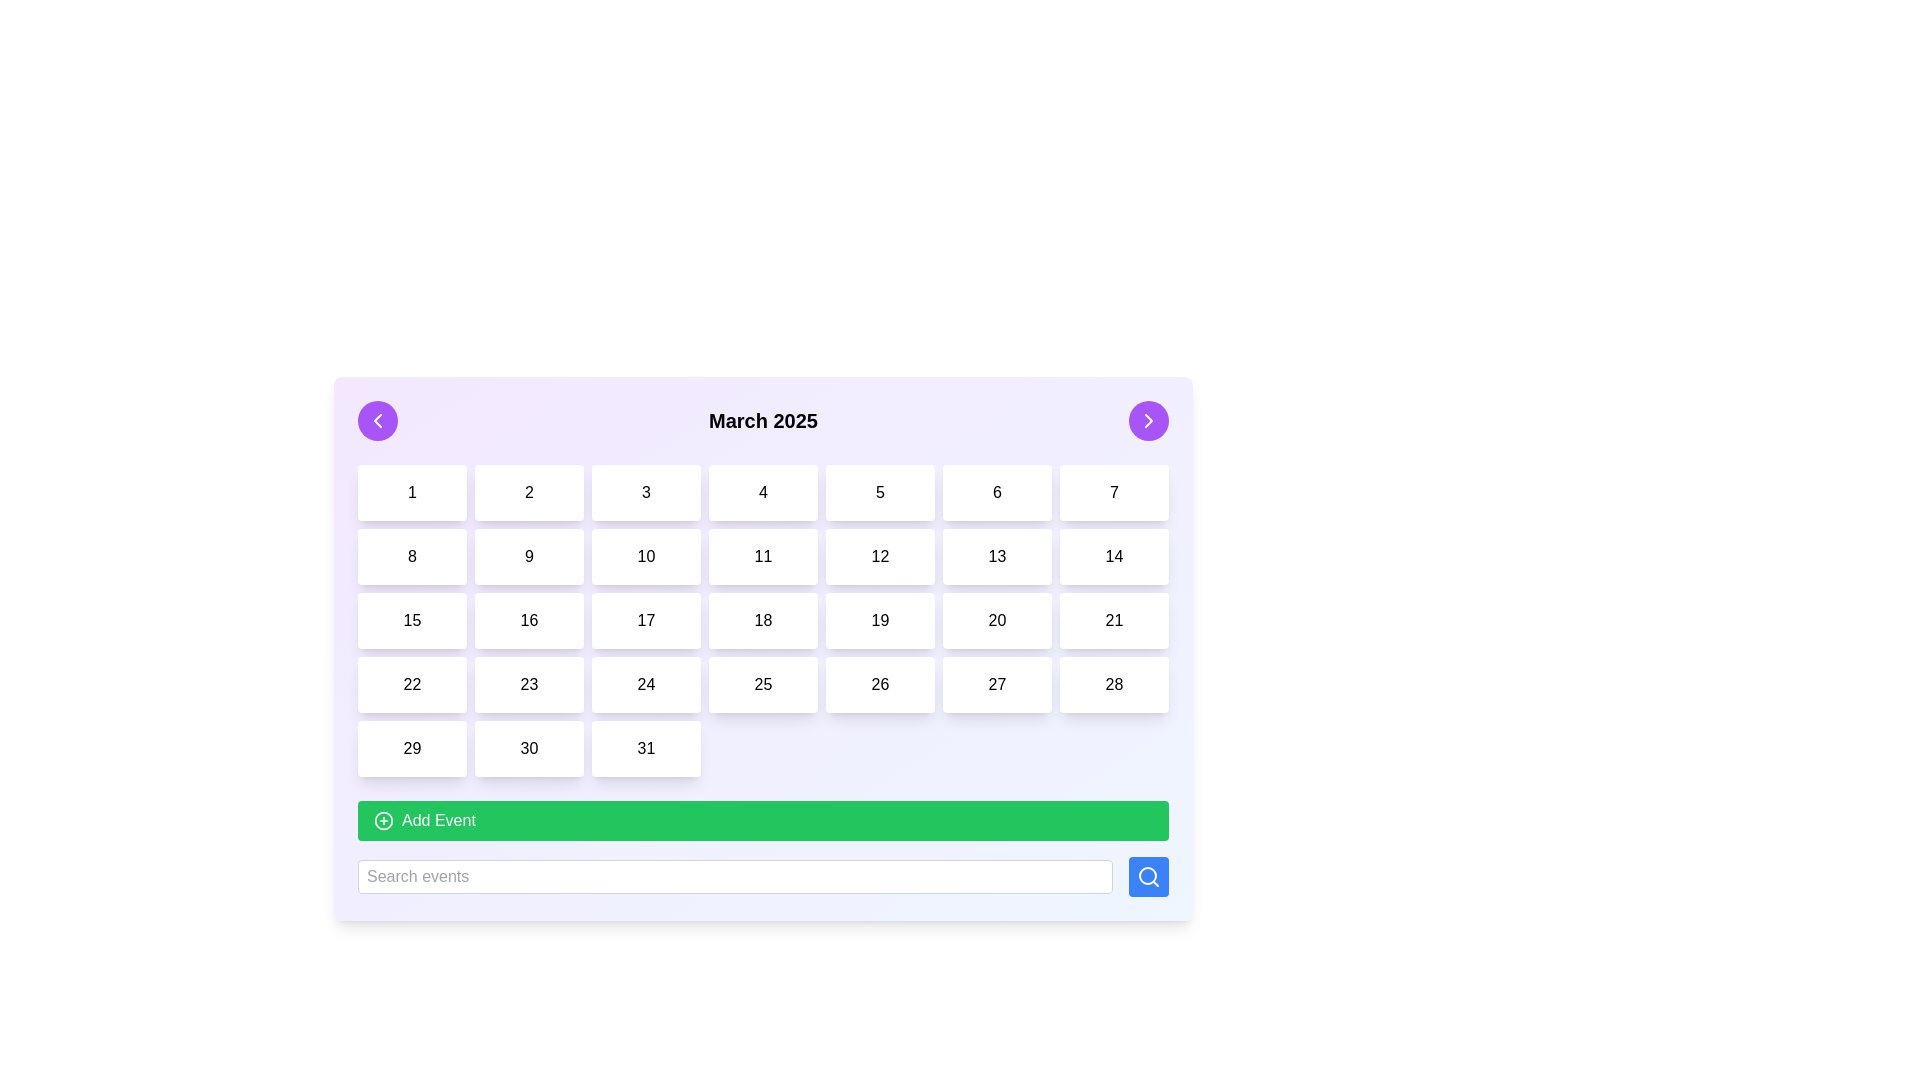 This screenshot has height=1080, width=1920. I want to click on the white square button with rounded corners and the digit '29' centered in bold black text, so click(411, 748).